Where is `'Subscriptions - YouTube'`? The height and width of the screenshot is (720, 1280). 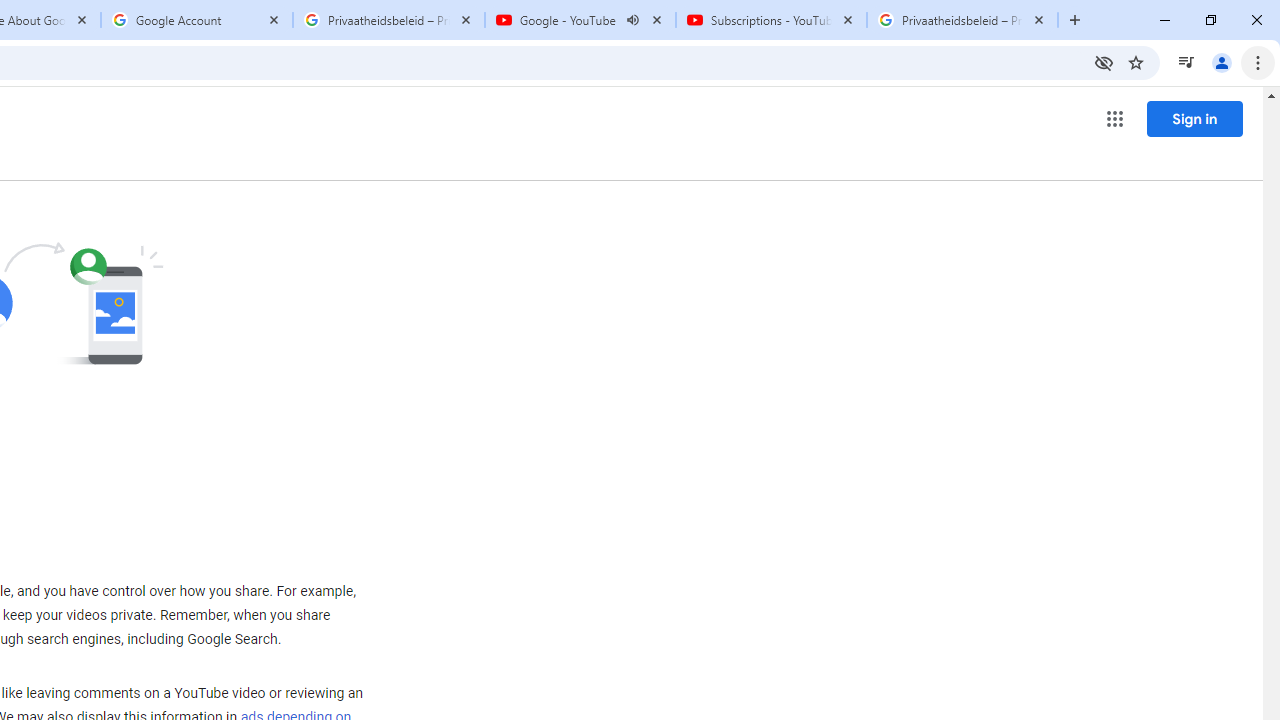
'Subscriptions - YouTube' is located at coordinates (770, 20).